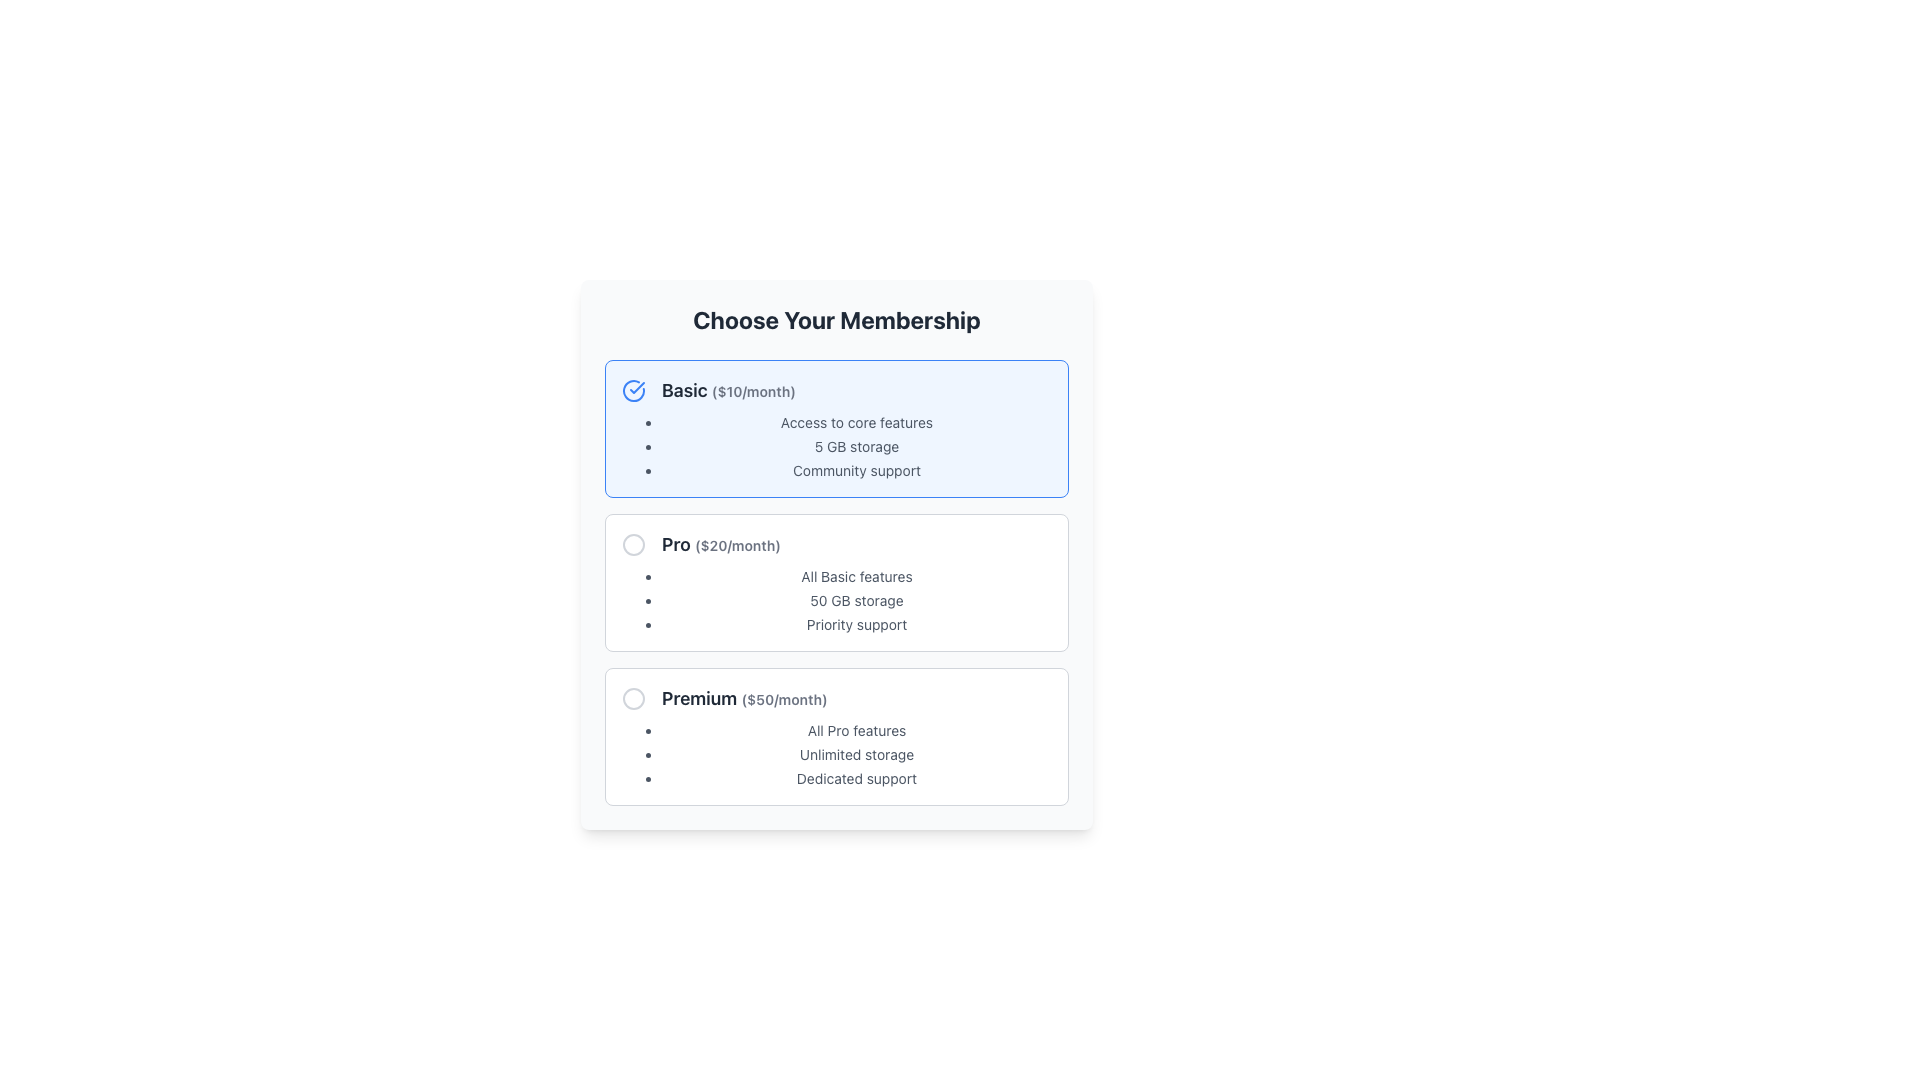 Image resolution: width=1920 pixels, height=1080 pixels. I want to click on bullet-point list items 'All Pro features,' 'Unlimited storage,' and 'Dedicated support' located centrally within the Premium membership plan interface, so click(836, 755).